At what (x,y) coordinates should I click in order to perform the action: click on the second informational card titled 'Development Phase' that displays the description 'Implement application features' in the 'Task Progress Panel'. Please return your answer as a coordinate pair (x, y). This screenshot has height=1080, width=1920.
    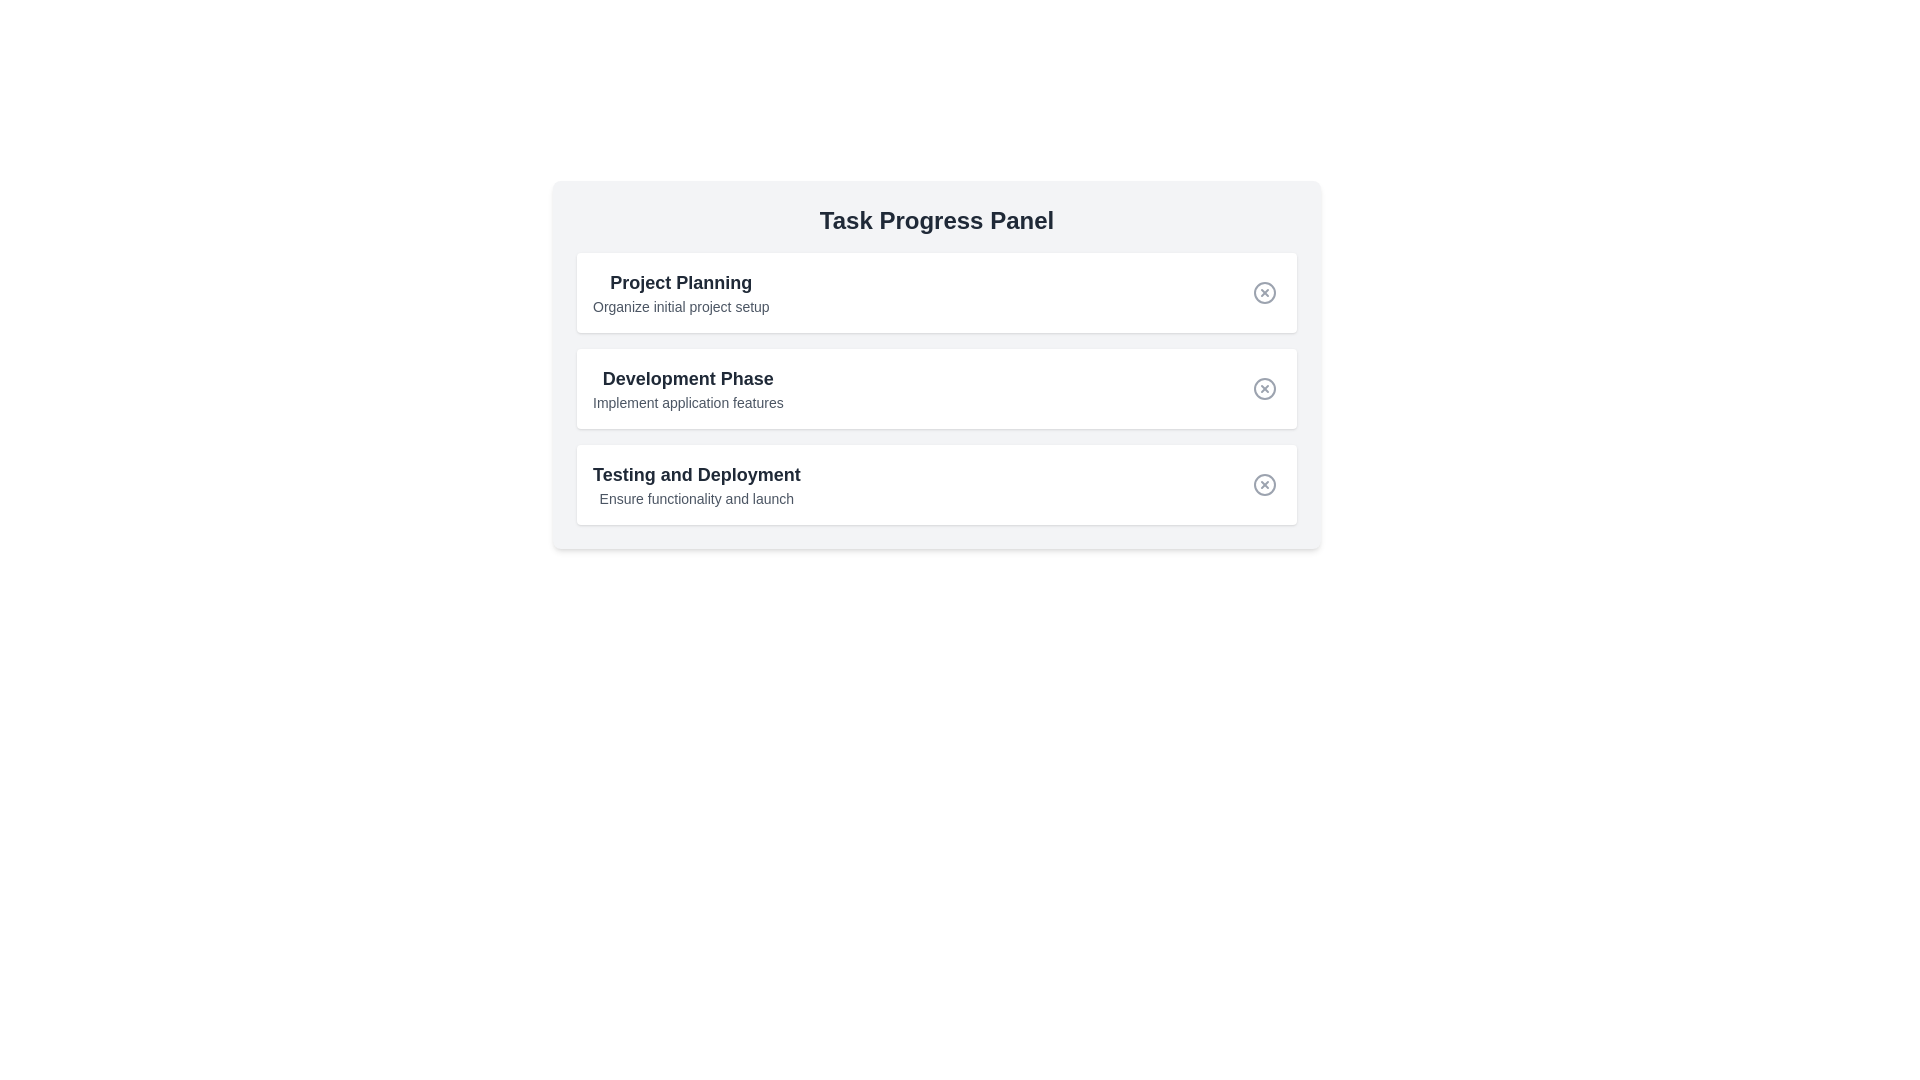
    Looking at the image, I should click on (935, 365).